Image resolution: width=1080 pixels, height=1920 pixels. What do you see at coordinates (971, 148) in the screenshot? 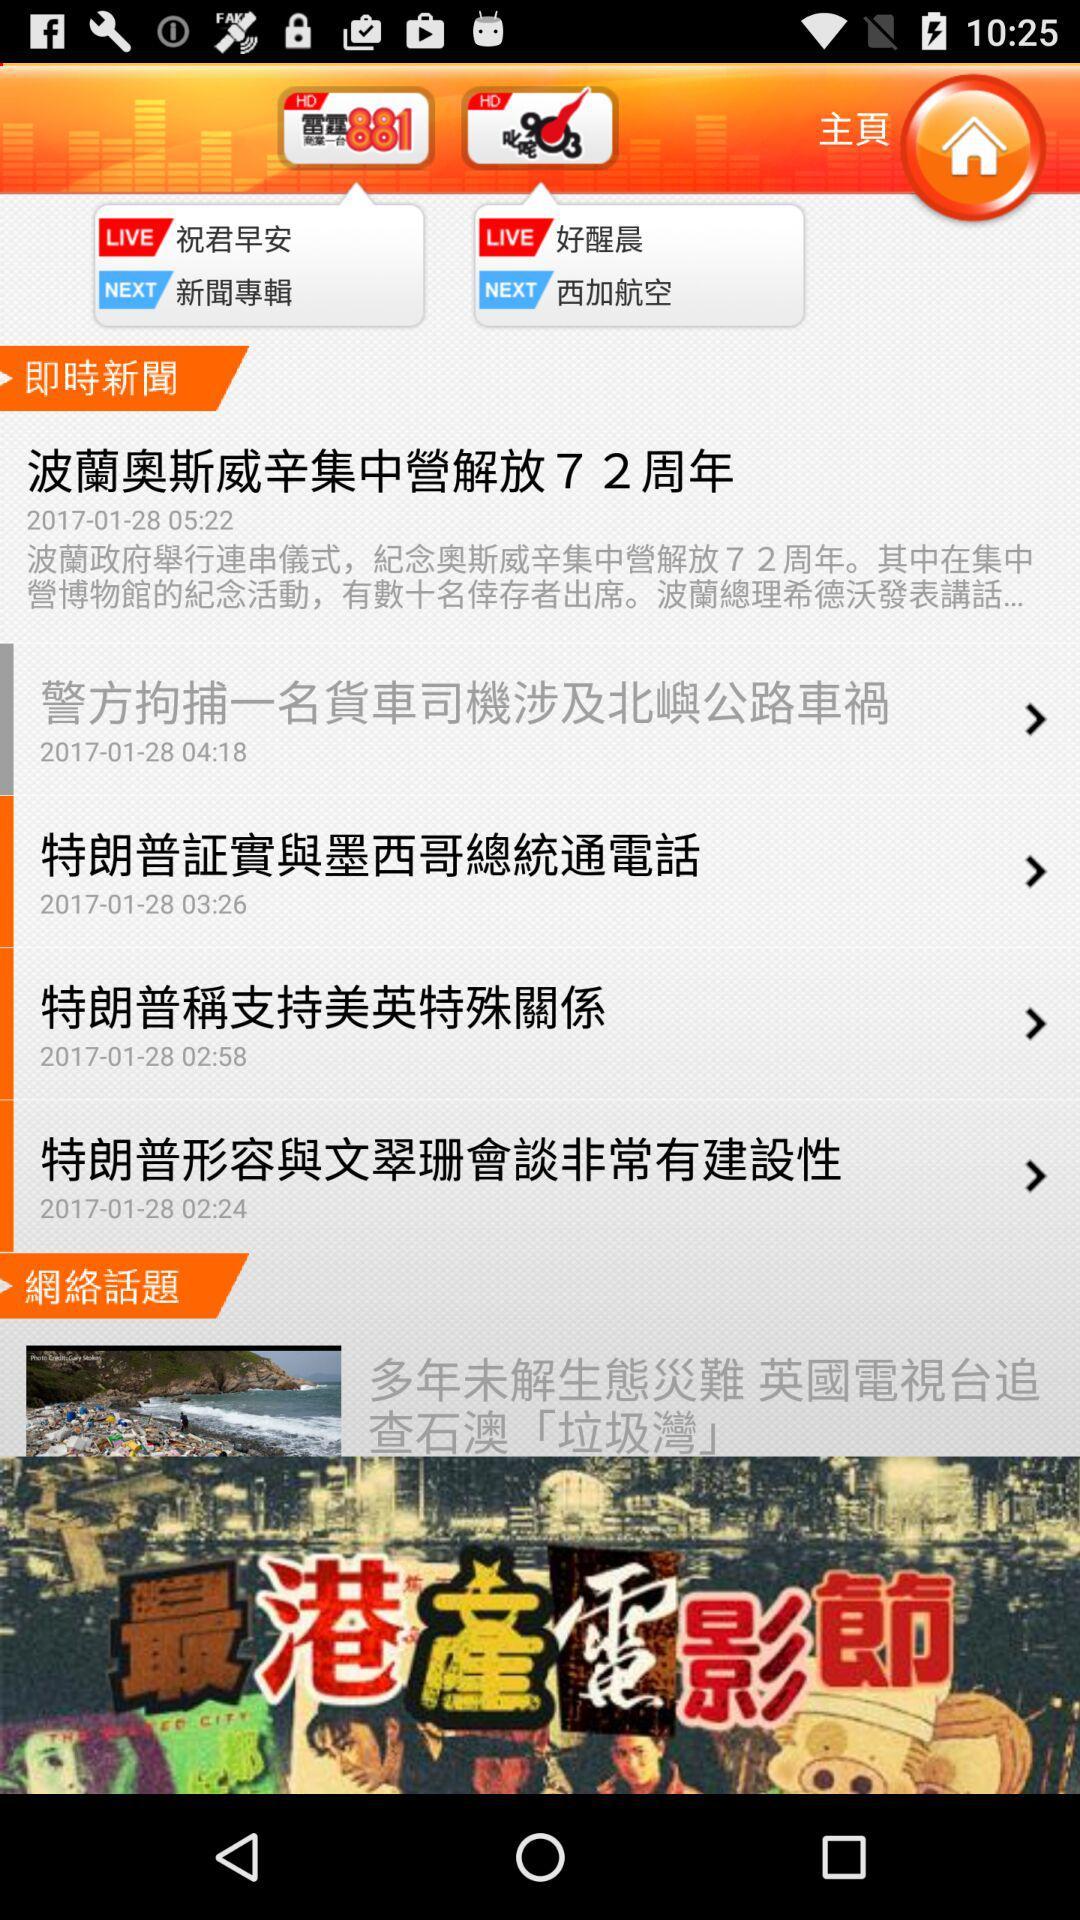
I see `home` at bounding box center [971, 148].